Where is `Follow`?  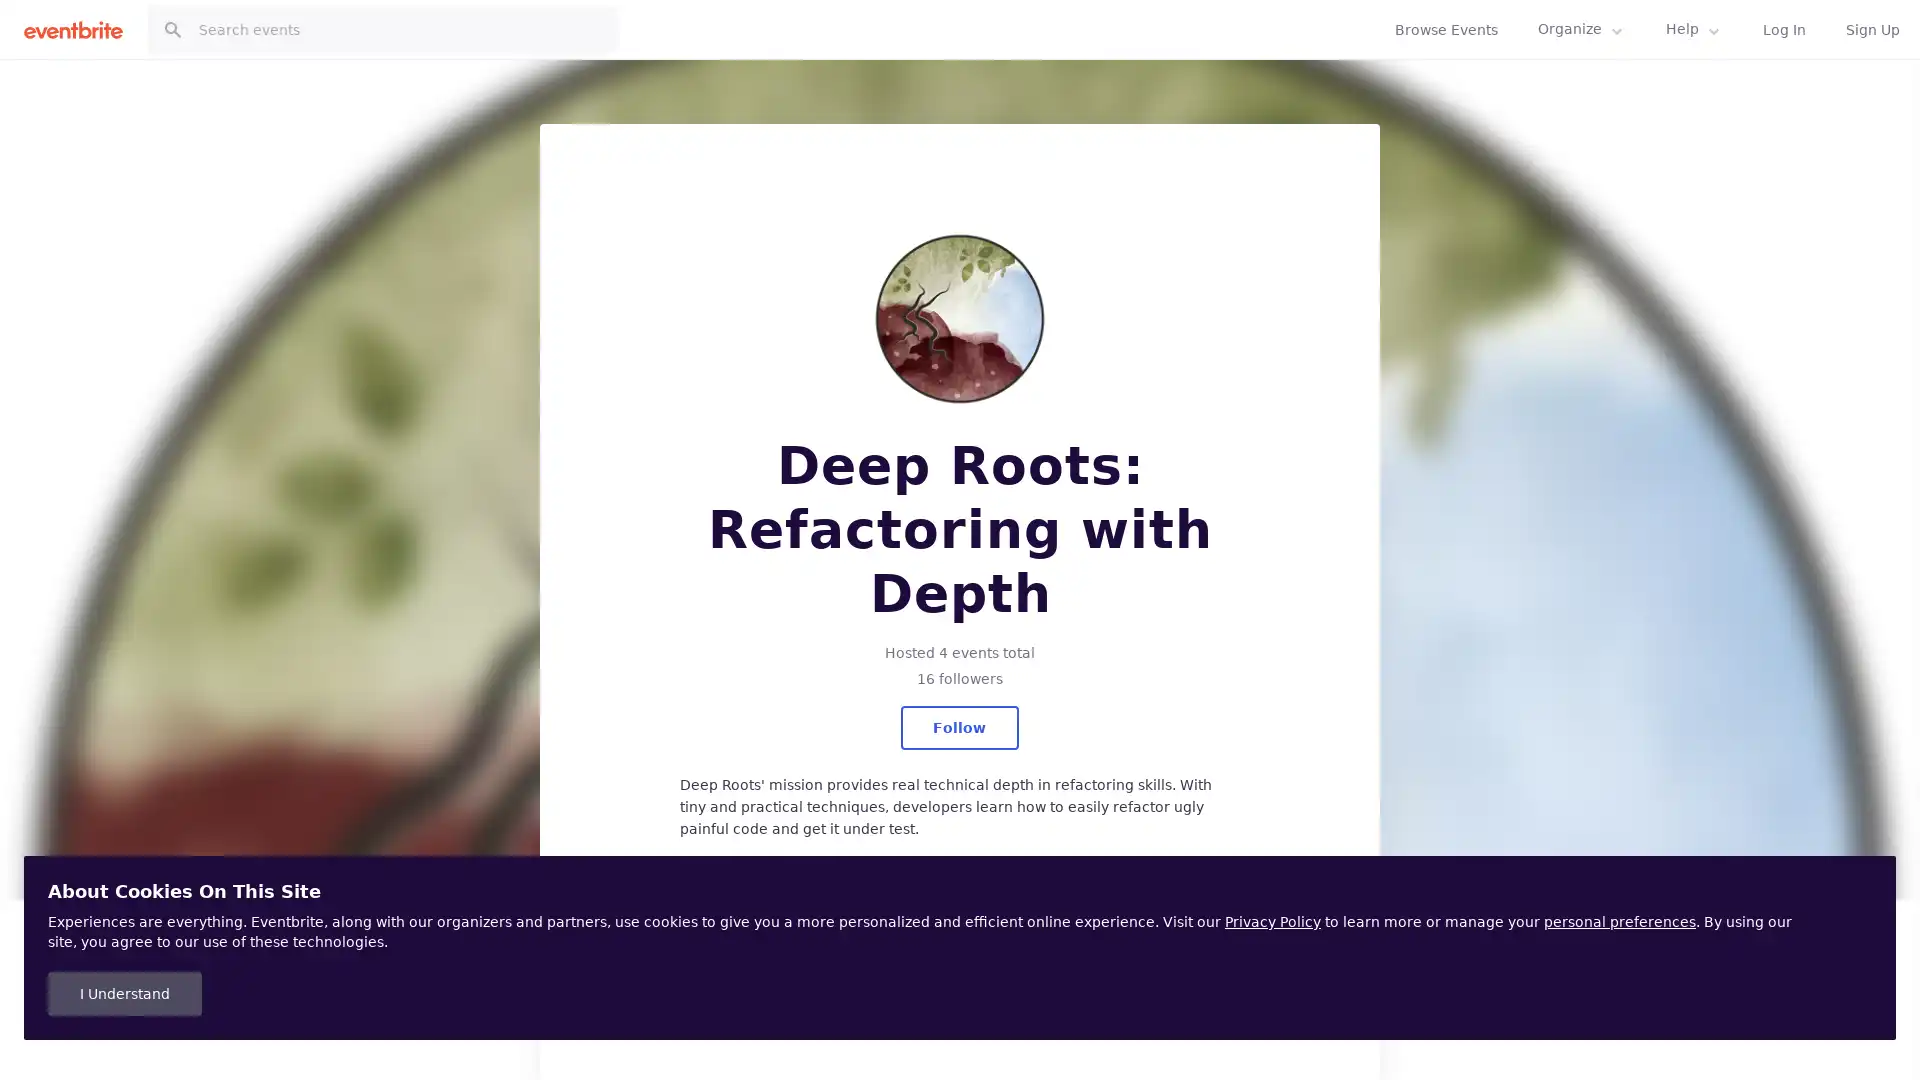
Follow is located at coordinates (958, 728).